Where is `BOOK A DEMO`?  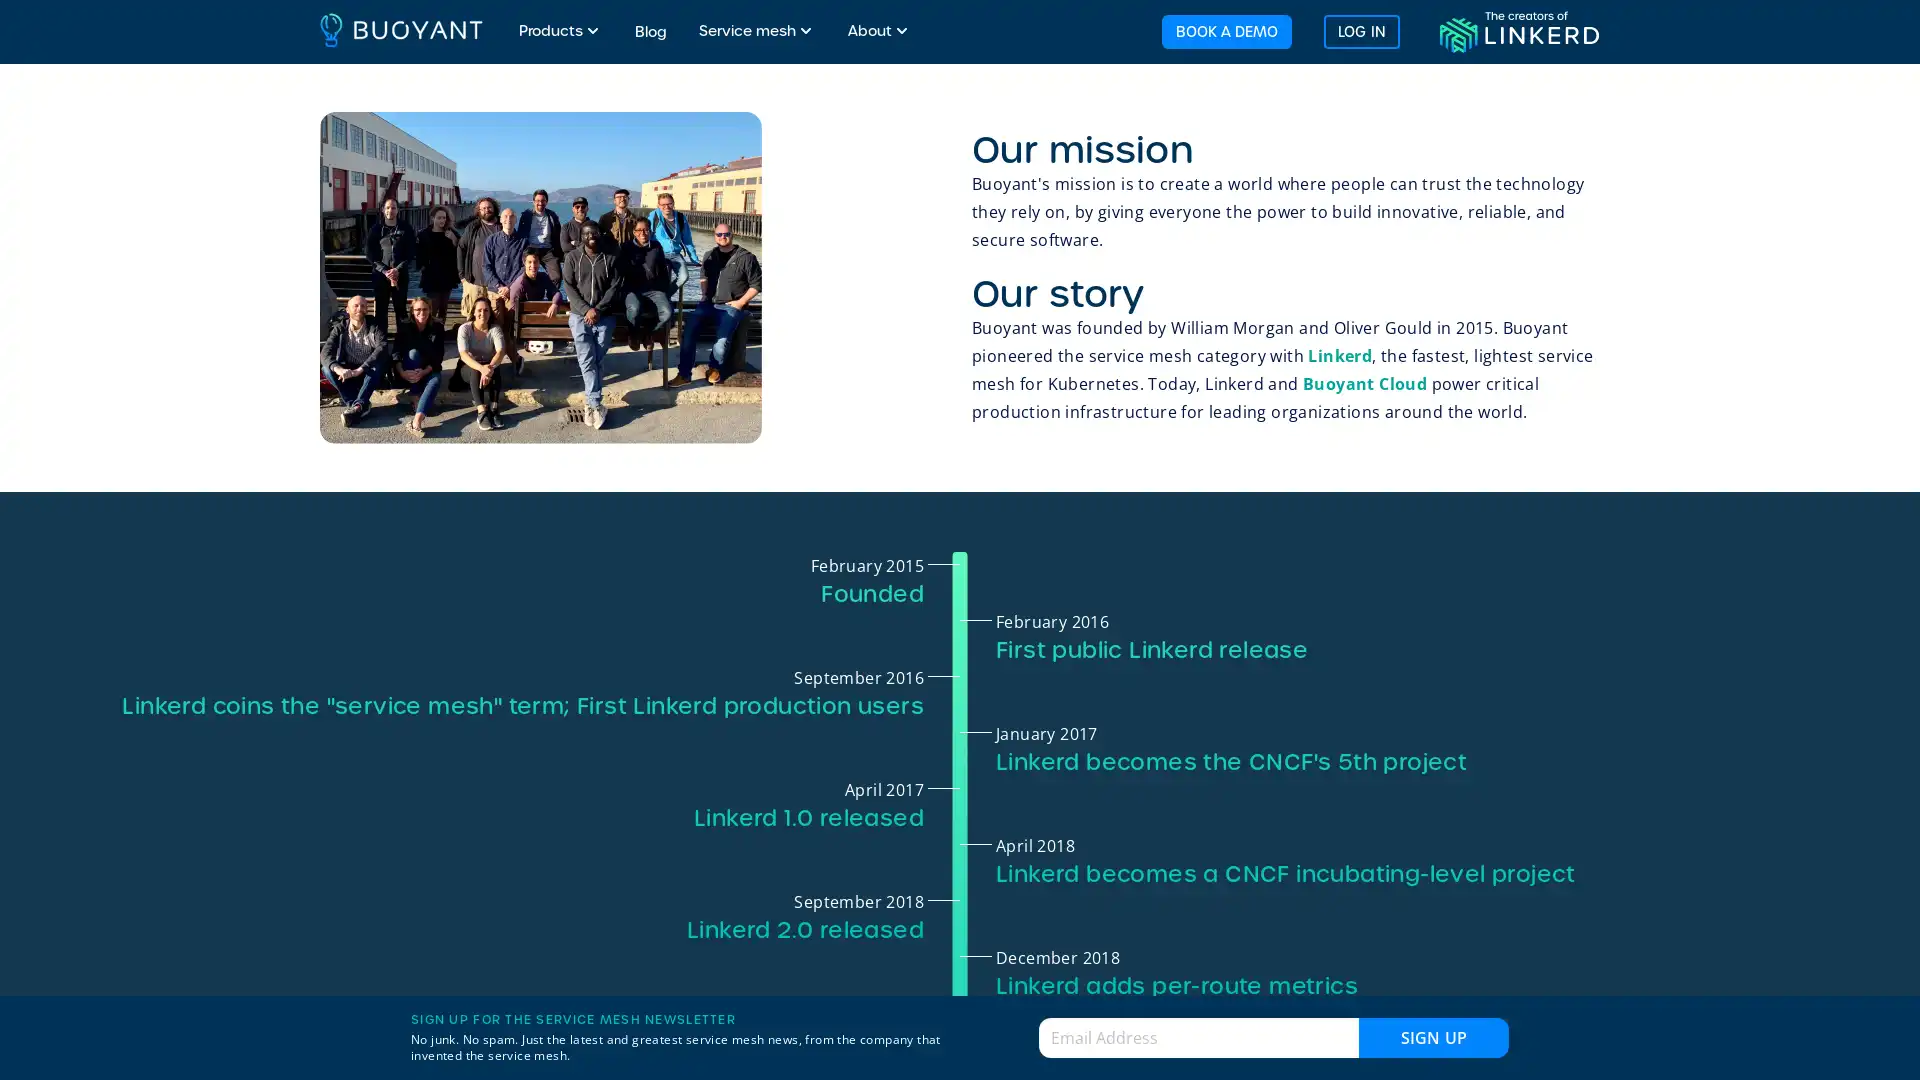 BOOK A DEMO is located at coordinates (1224, 30).